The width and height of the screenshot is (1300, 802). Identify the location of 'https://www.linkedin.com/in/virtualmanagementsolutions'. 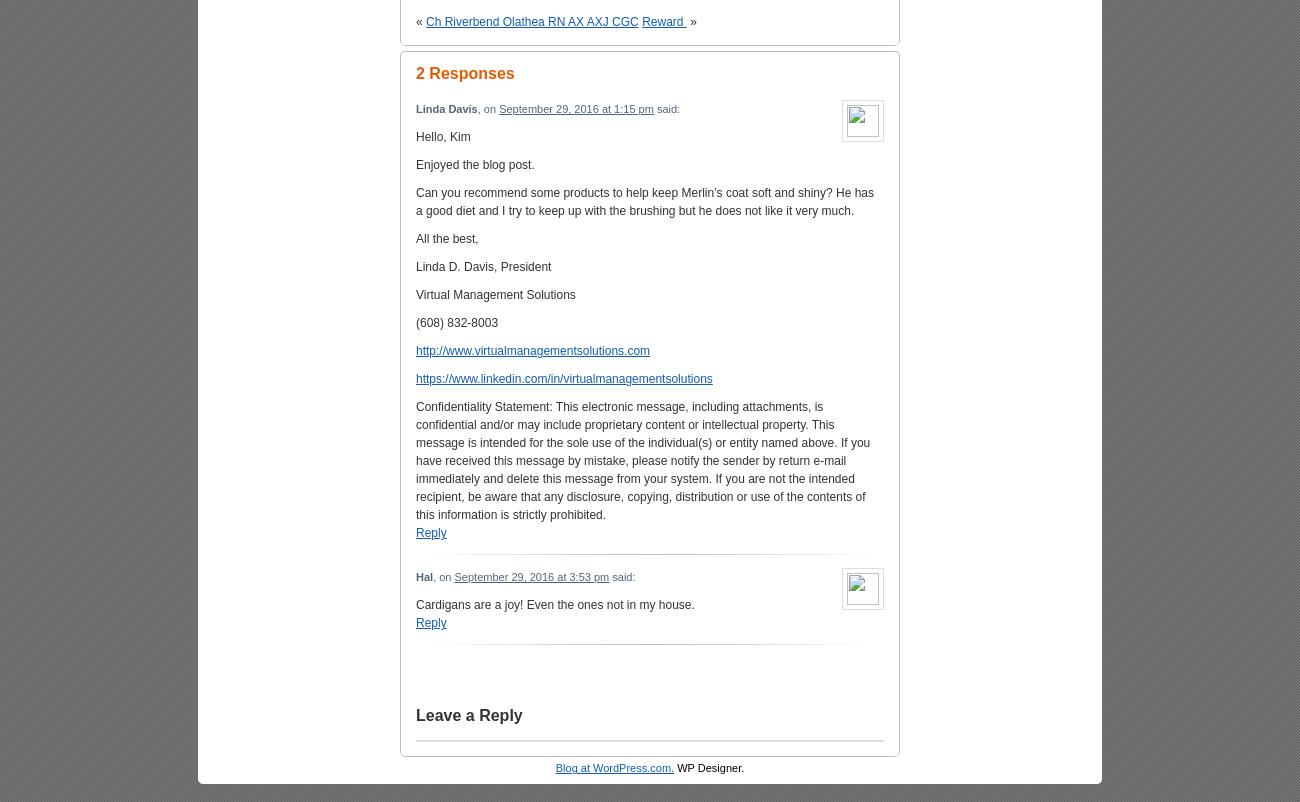
(416, 378).